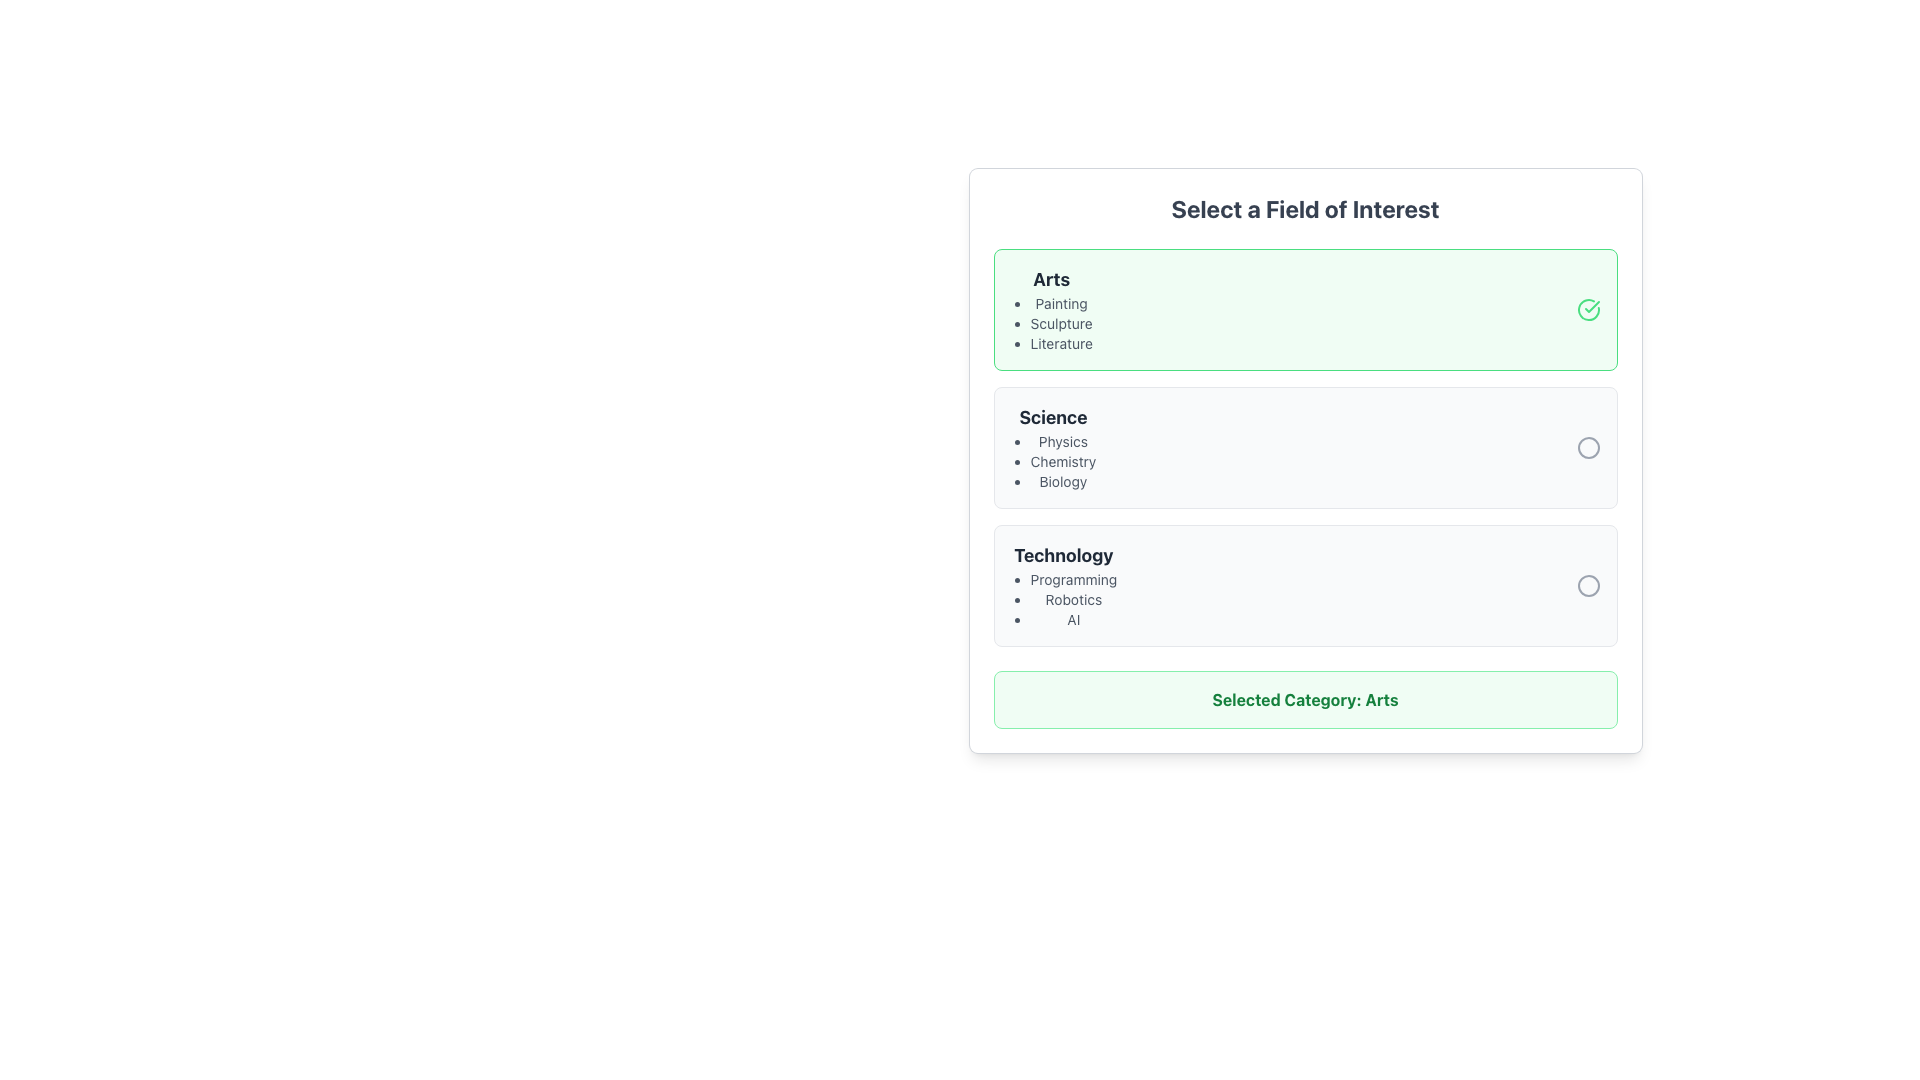 Image resolution: width=1920 pixels, height=1080 pixels. Describe the element at coordinates (1587, 585) in the screenshot. I see `the SVG Circle located next to the 'Technology' label in the selection menu` at that location.